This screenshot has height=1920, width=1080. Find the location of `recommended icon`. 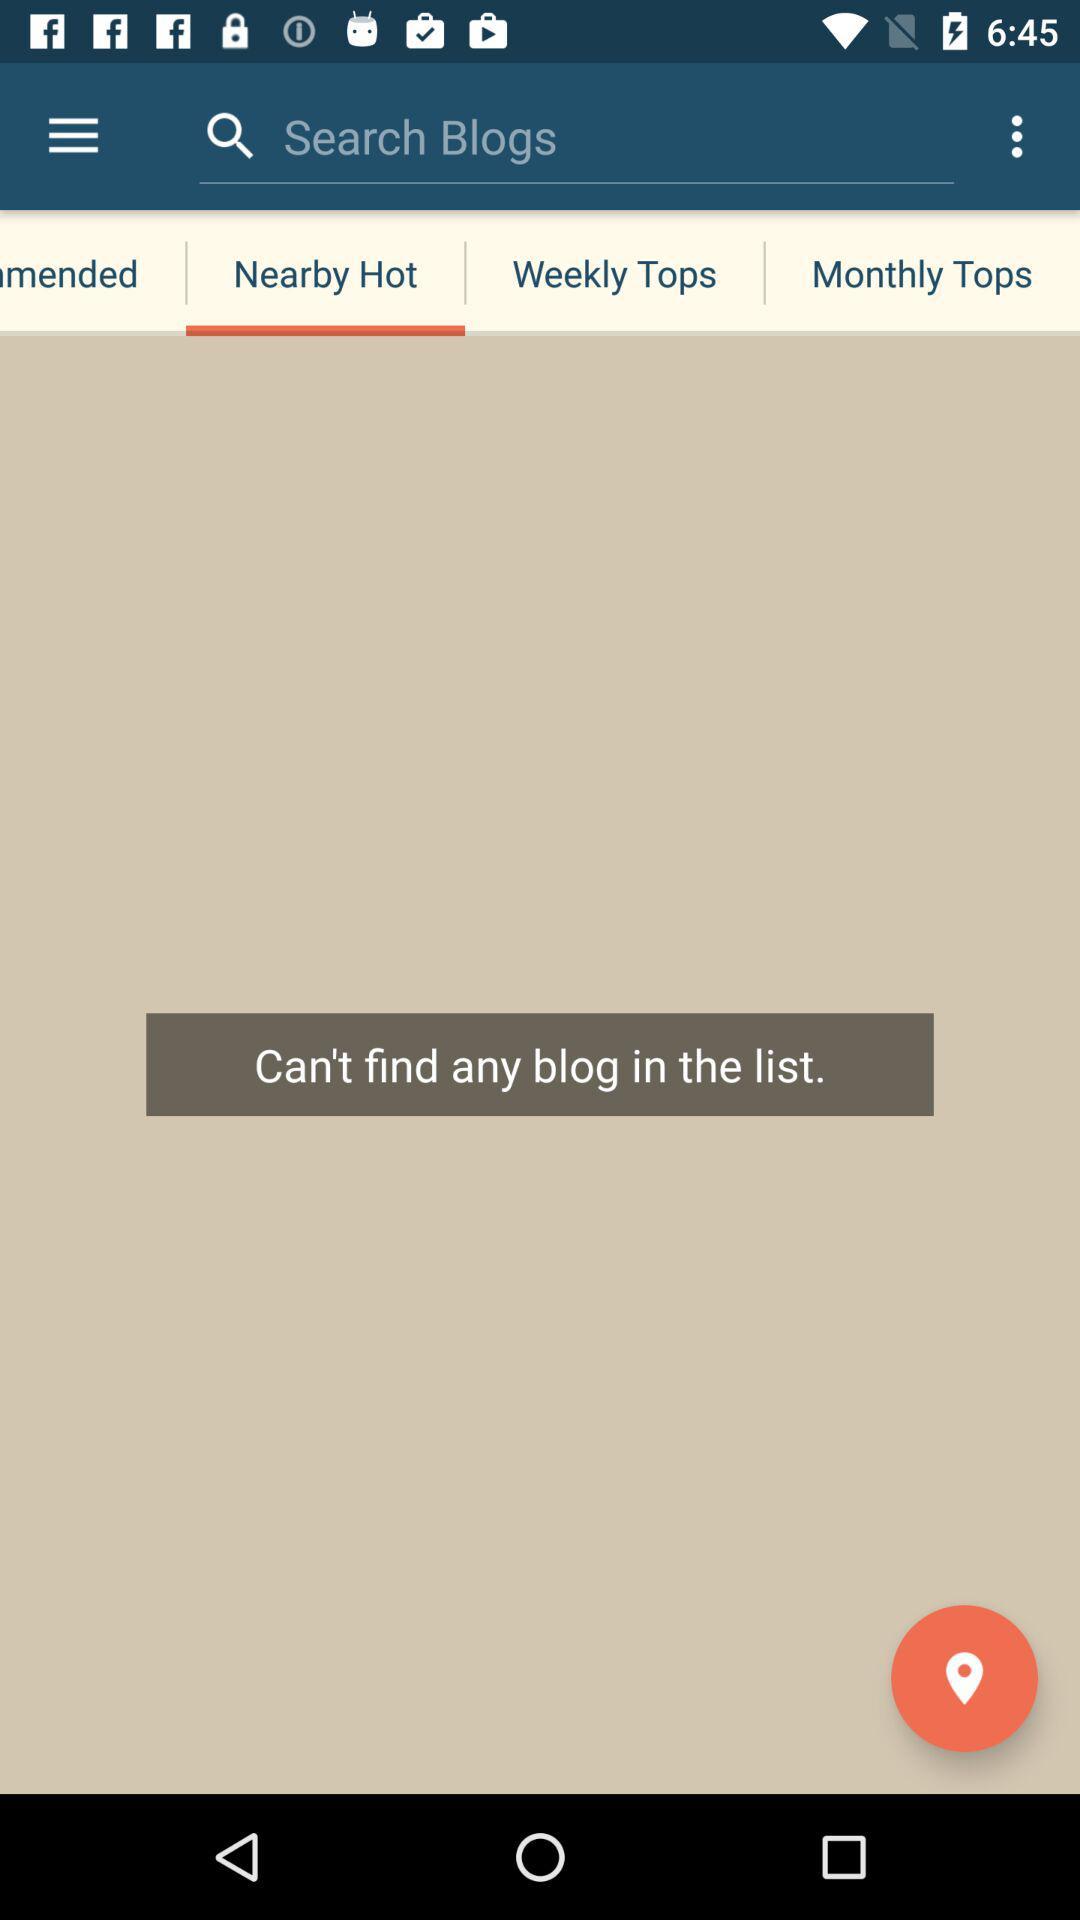

recommended icon is located at coordinates (92, 272).